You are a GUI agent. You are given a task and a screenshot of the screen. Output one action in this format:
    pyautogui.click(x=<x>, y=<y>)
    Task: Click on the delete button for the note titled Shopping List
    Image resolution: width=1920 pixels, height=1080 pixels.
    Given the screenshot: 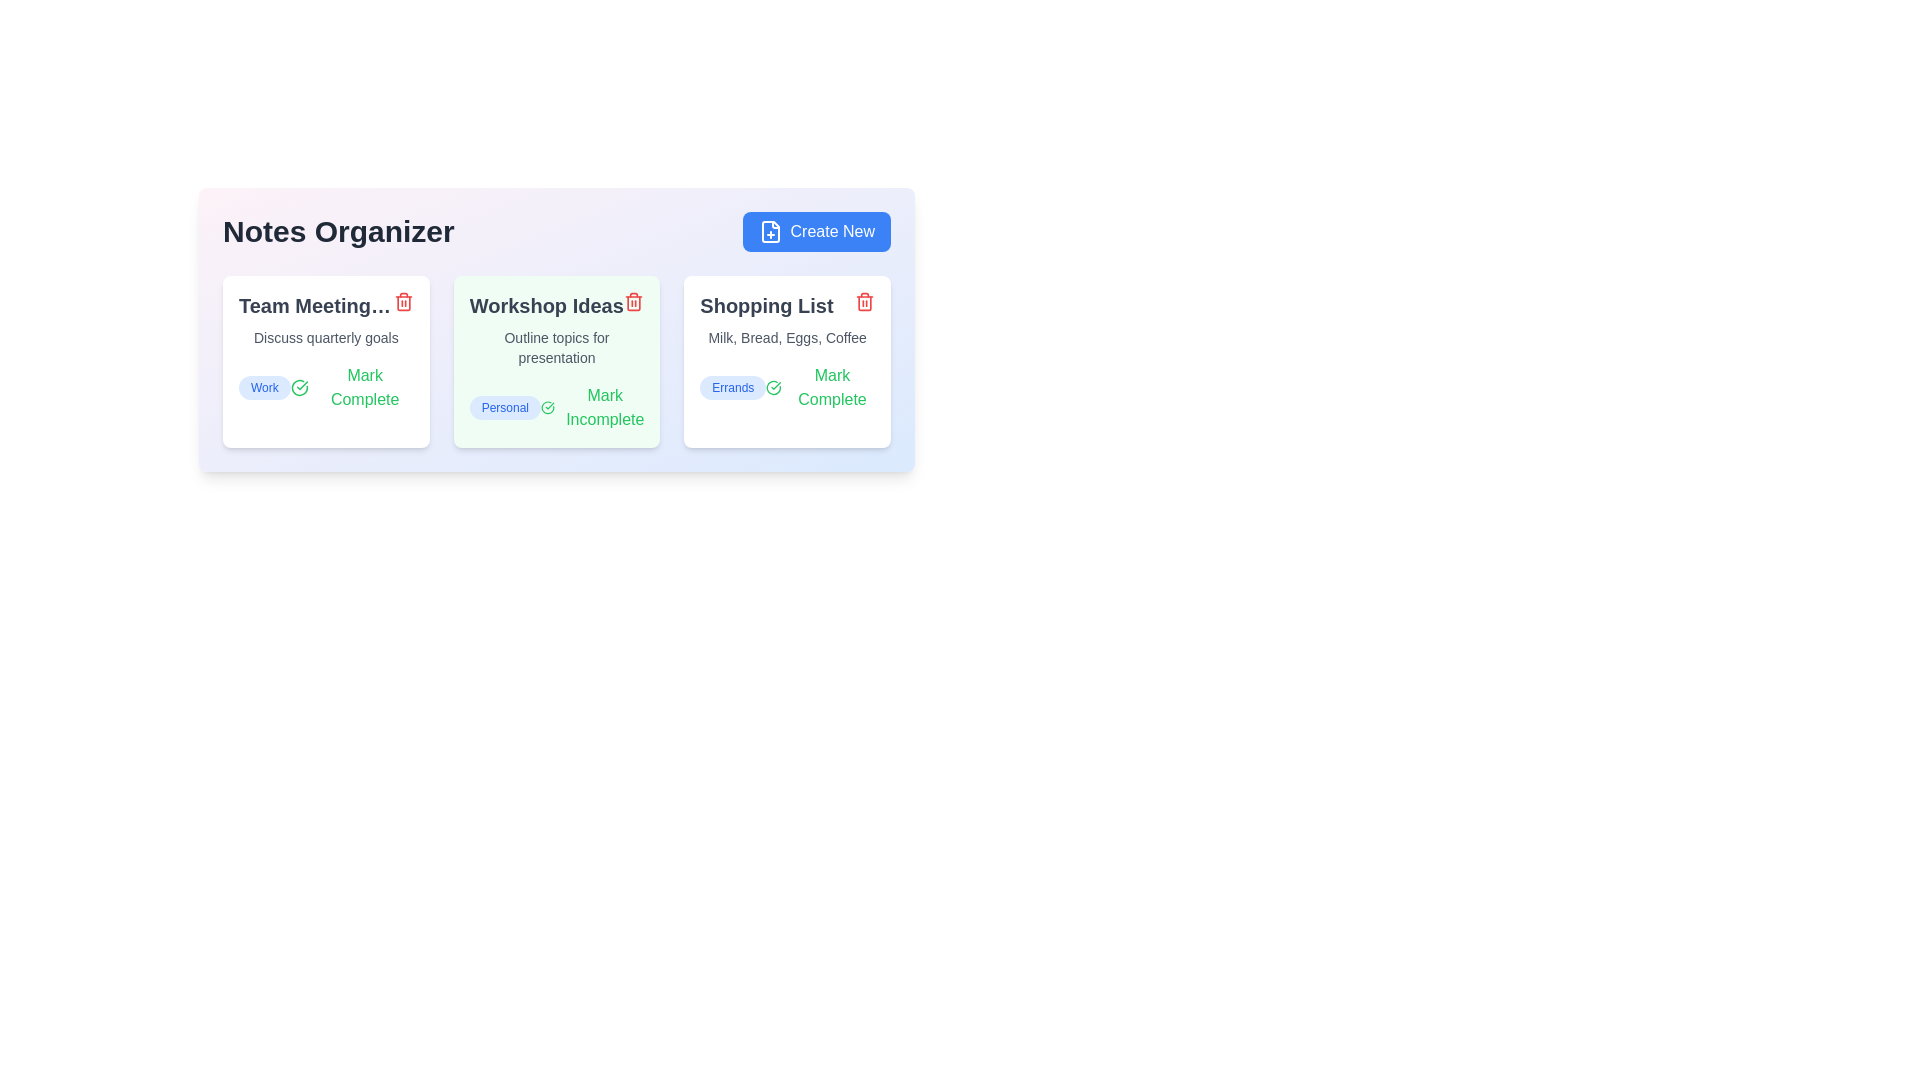 What is the action you would take?
    pyautogui.click(x=864, y=301)
    